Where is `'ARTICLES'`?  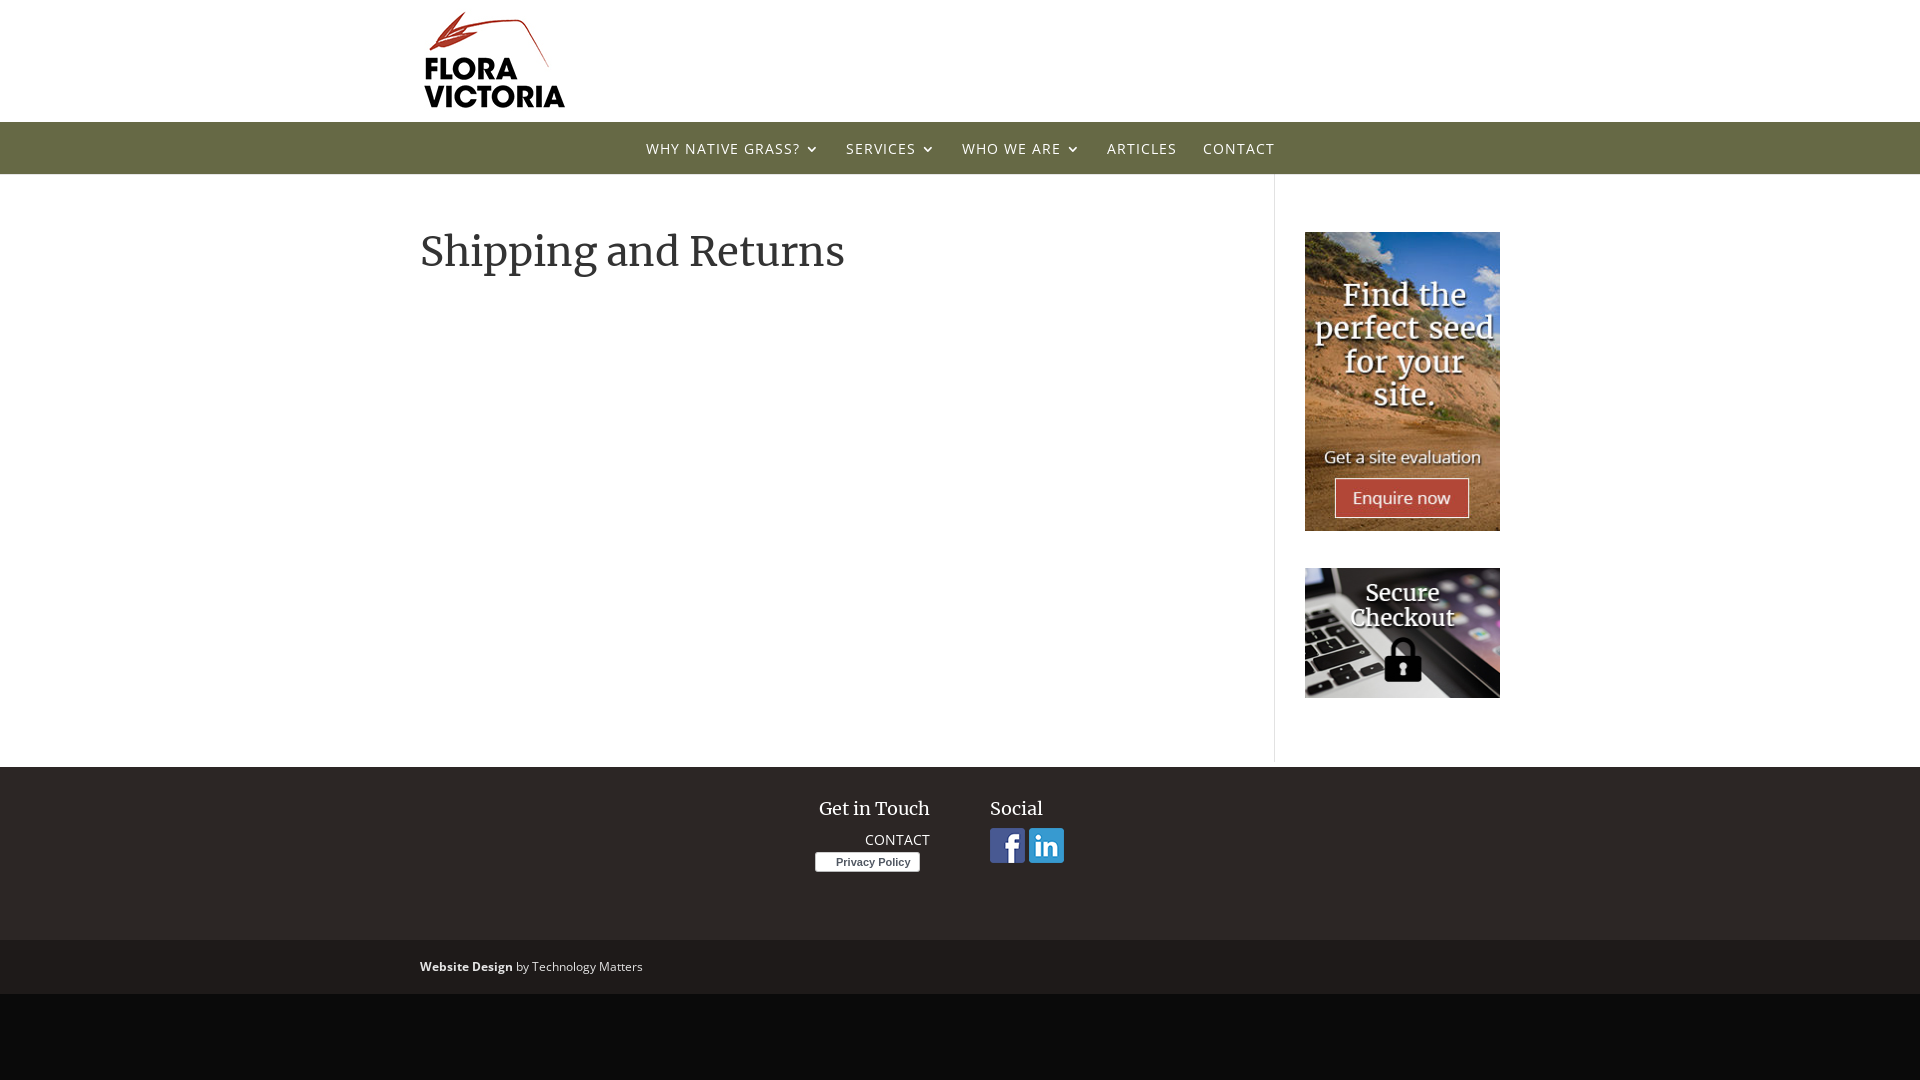
'ARTICLES' is located at coordinates (1141, 157).